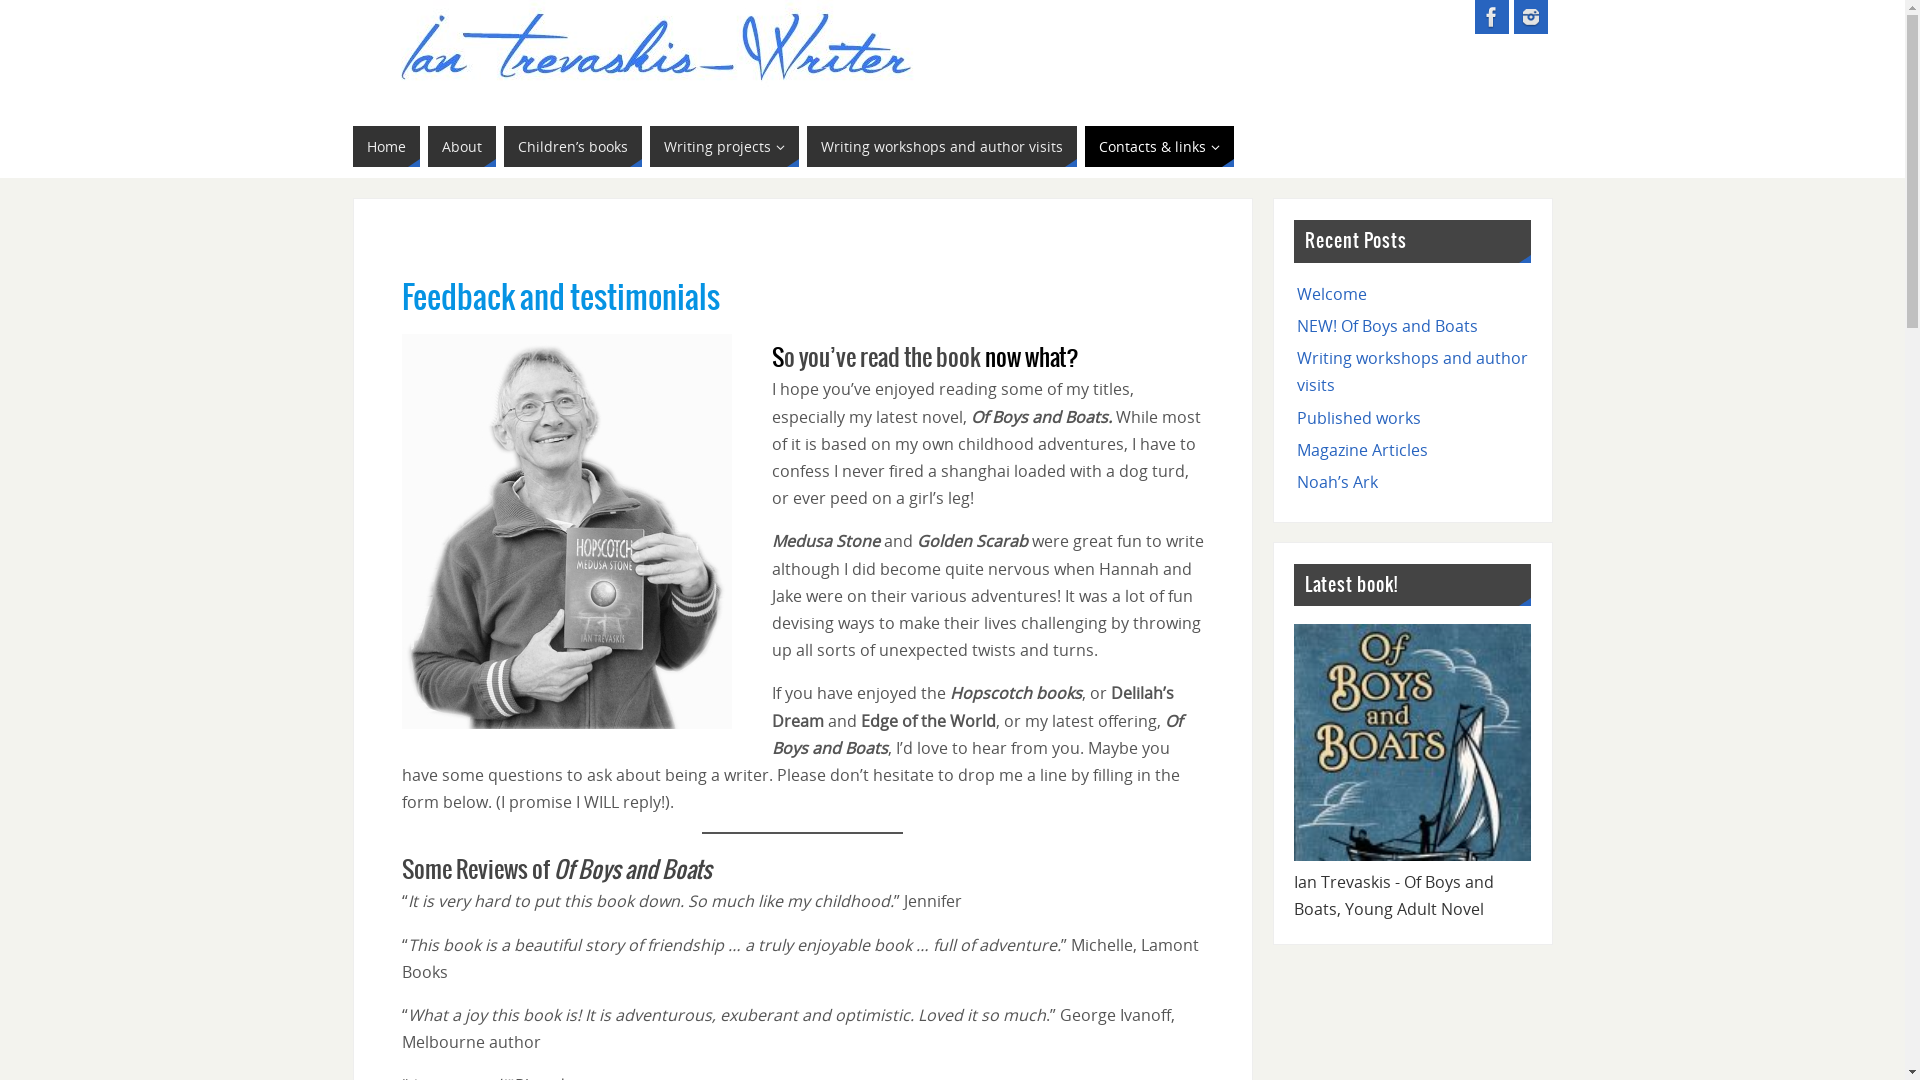 This screenshot has width=1920, height=1080. Describe the element at coordinates (385, 145) in the screenshot. I see `'Home'` at that location.